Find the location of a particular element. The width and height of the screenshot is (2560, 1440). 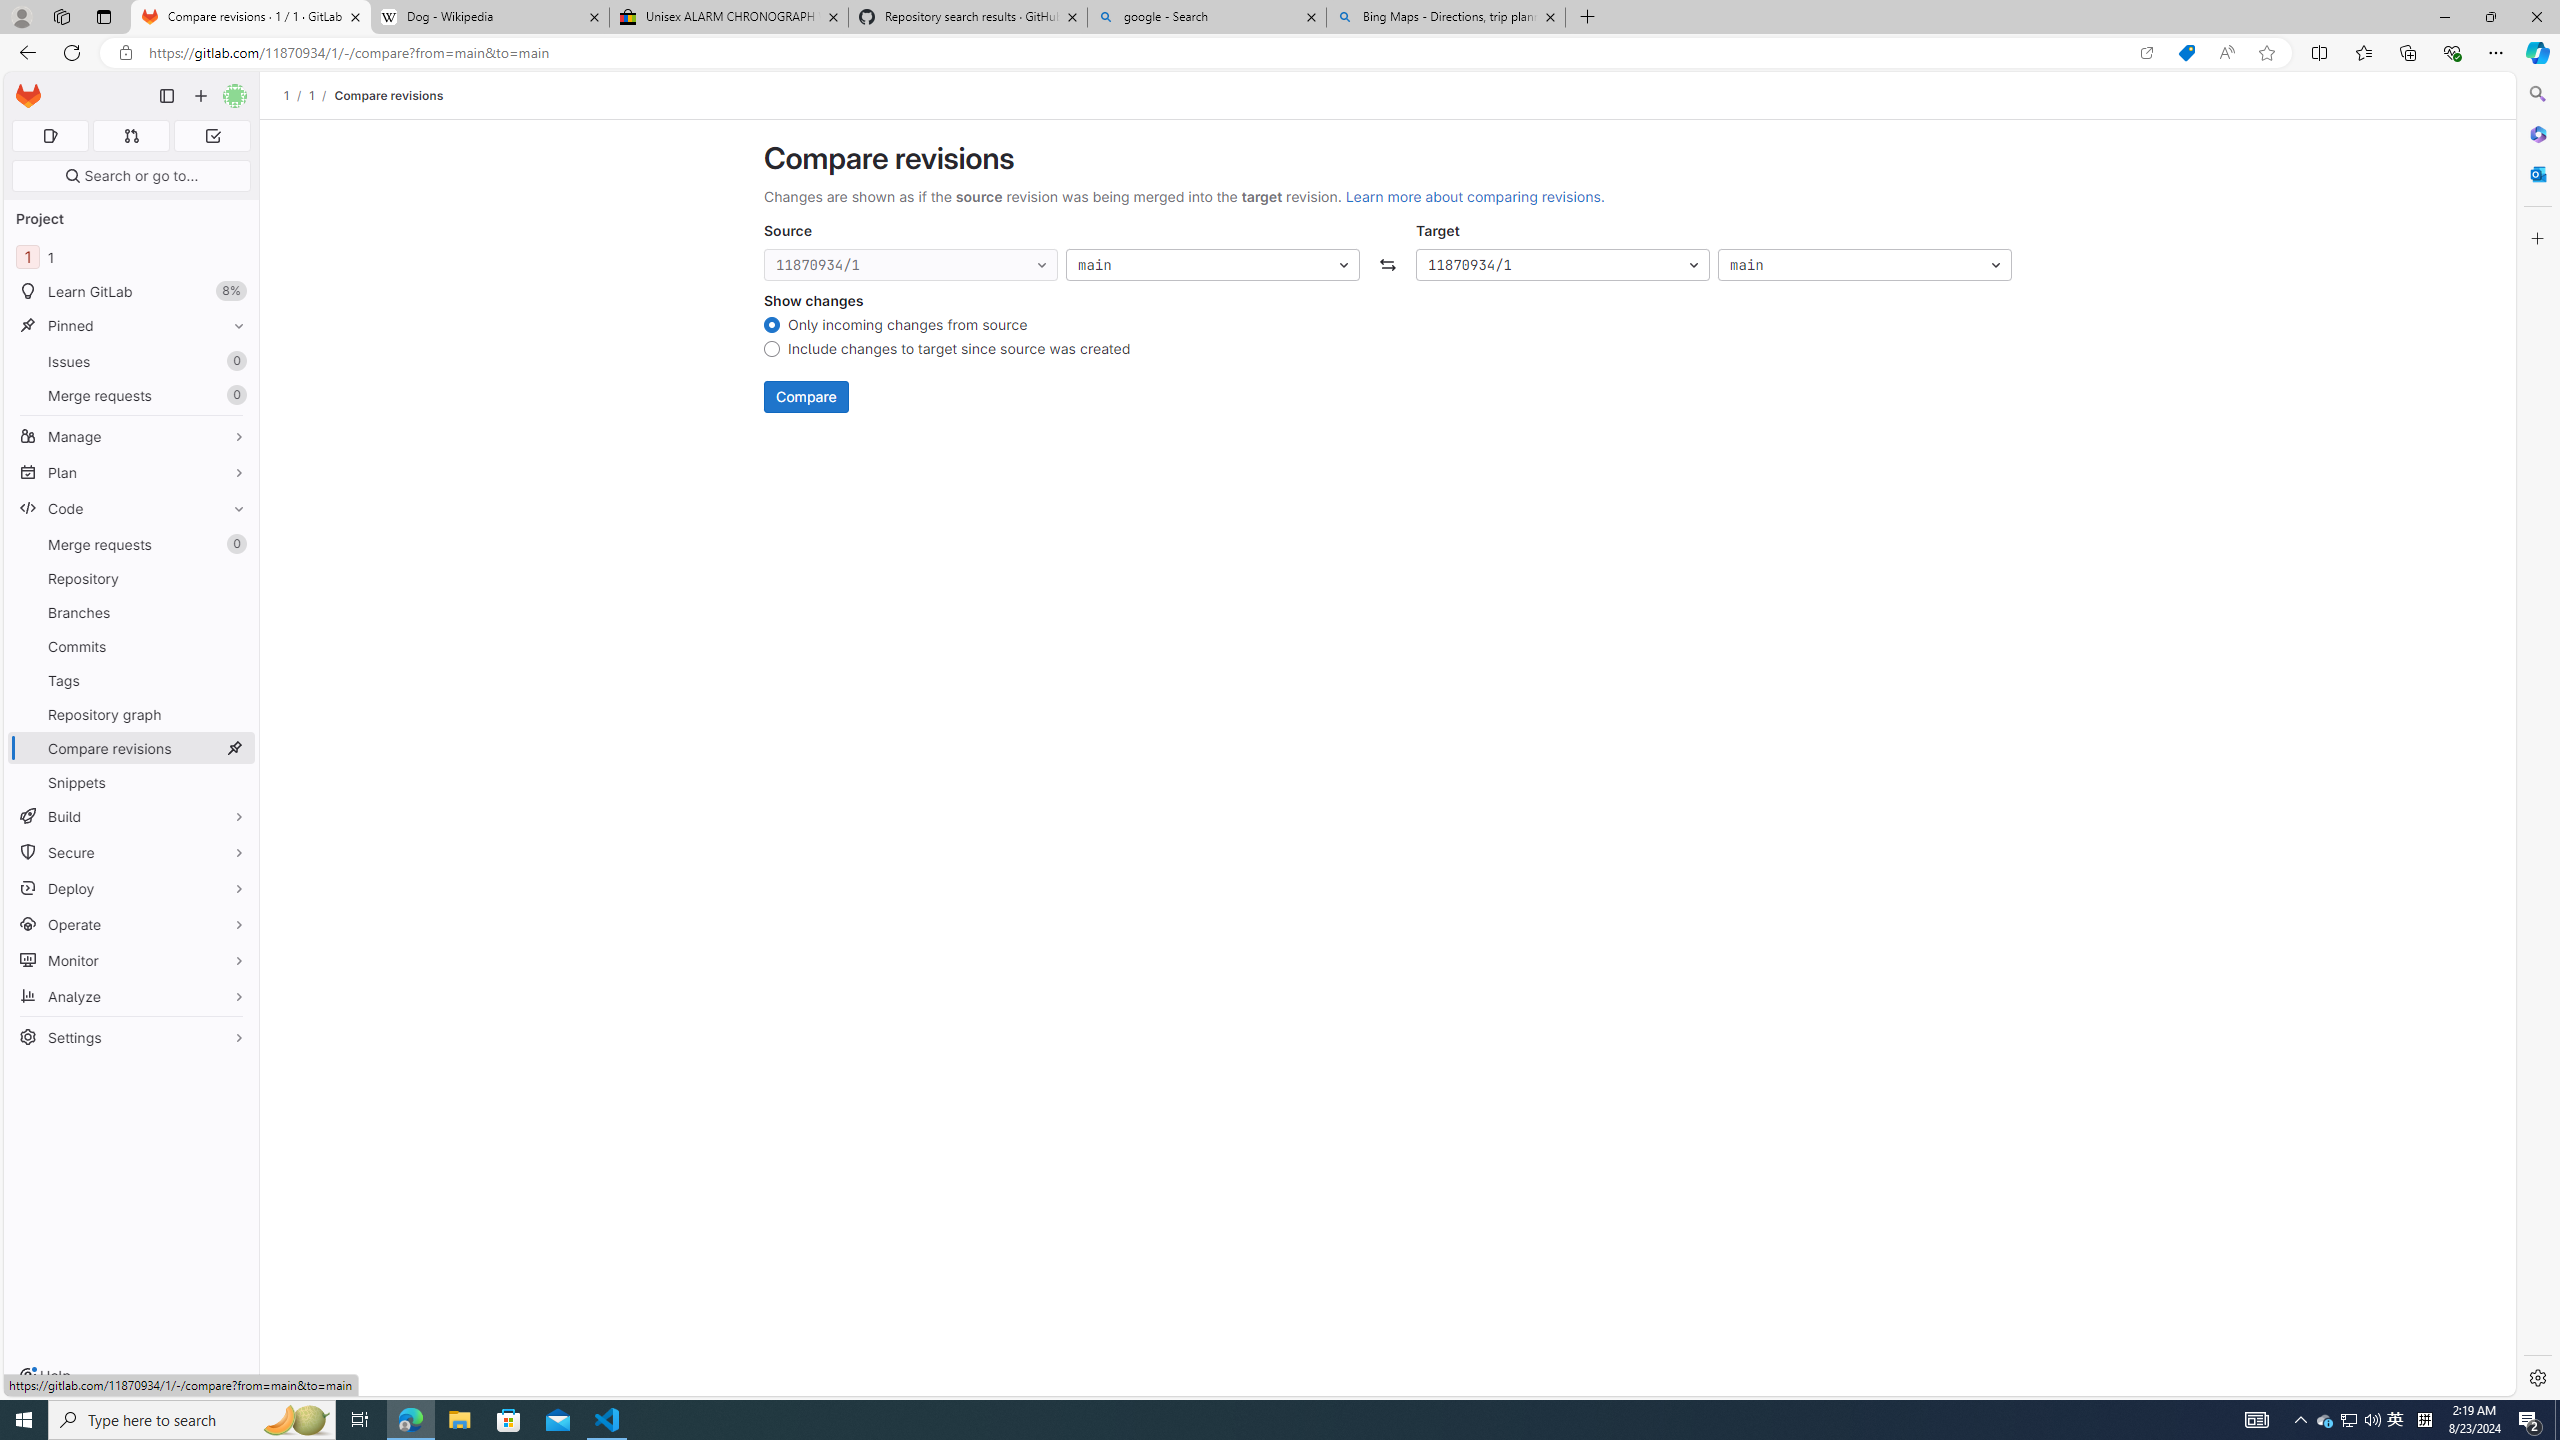

'Pin Repository graph' is located at coordinates (233, 713).